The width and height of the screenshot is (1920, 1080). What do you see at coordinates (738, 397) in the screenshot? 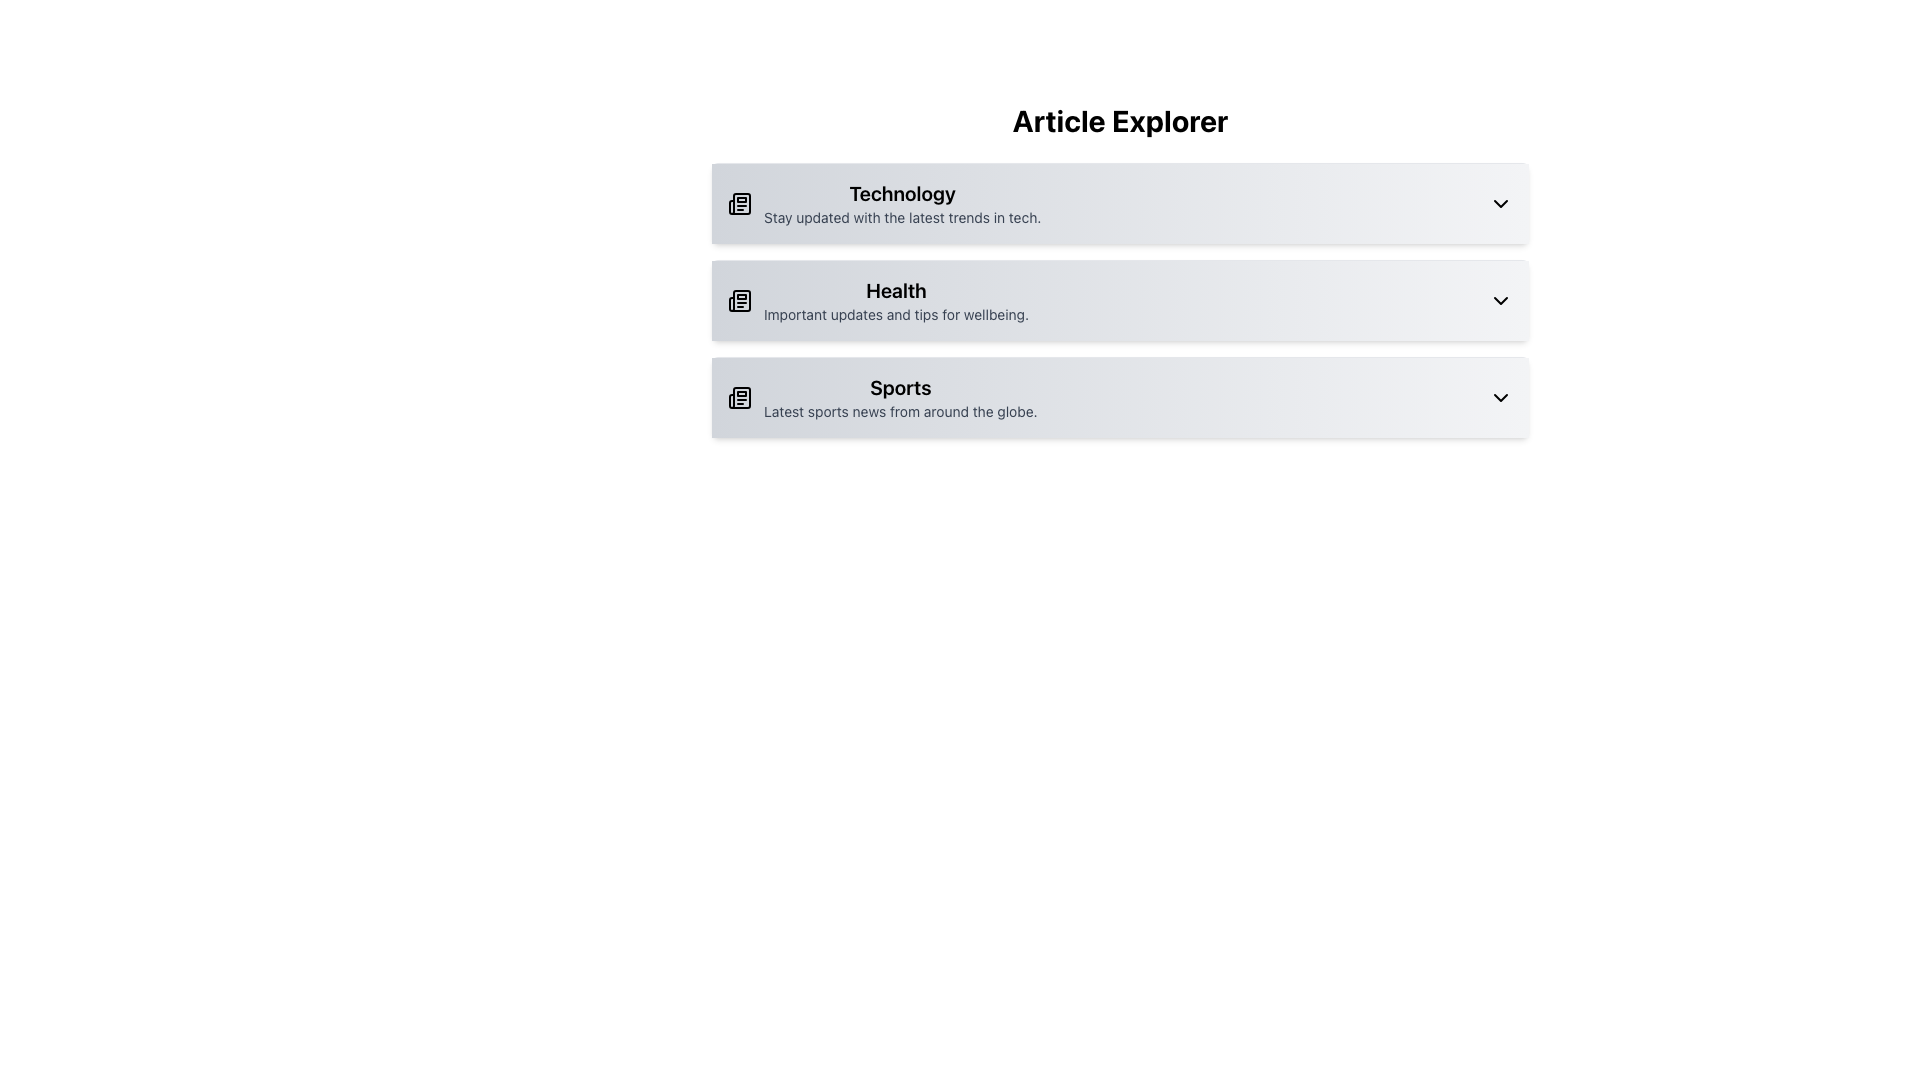
I see `the non-interactive 'Sports' section icon, which serves as a visual cue for users to identify the section's purpose` at bounding box center [738, 397].